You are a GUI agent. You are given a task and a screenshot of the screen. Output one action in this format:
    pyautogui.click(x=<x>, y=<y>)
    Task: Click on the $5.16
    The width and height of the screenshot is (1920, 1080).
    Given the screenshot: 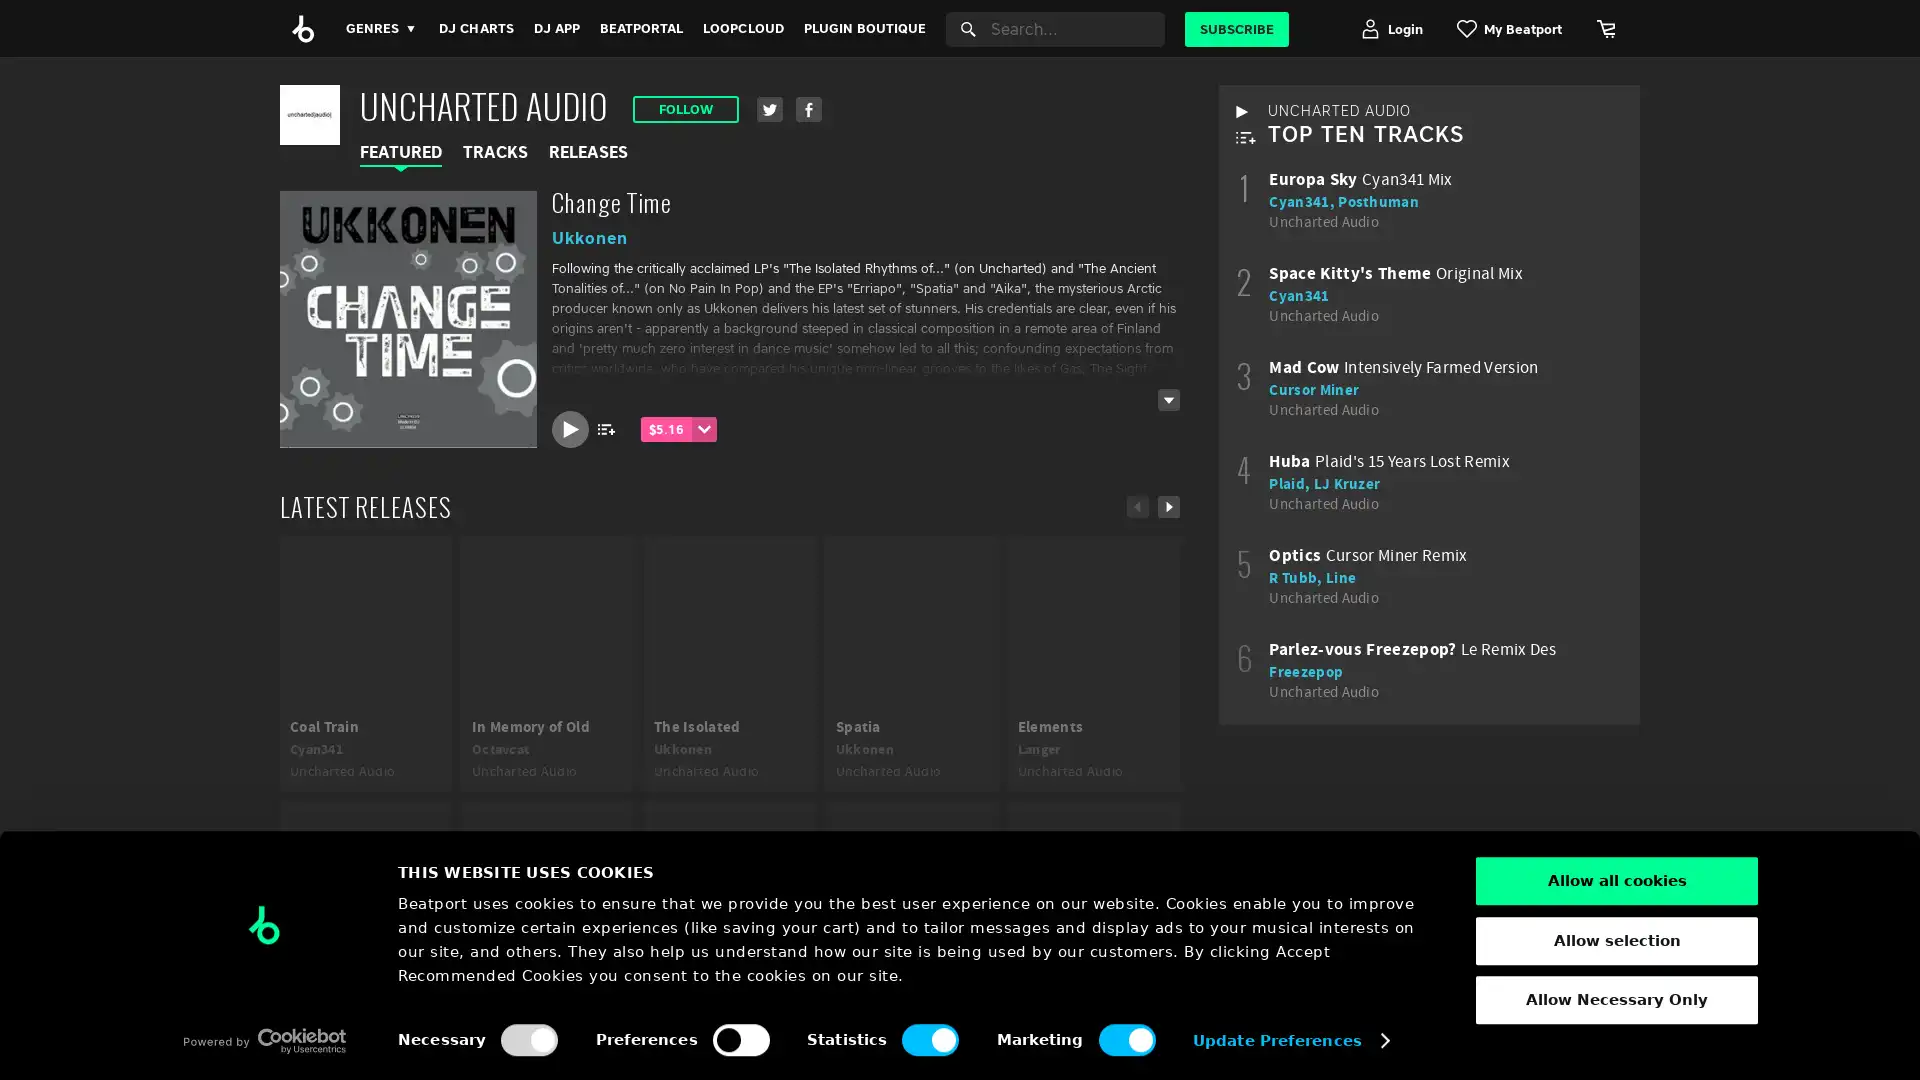 What is the action you would take?
    pyautogui.click(x=666, y=427)
    